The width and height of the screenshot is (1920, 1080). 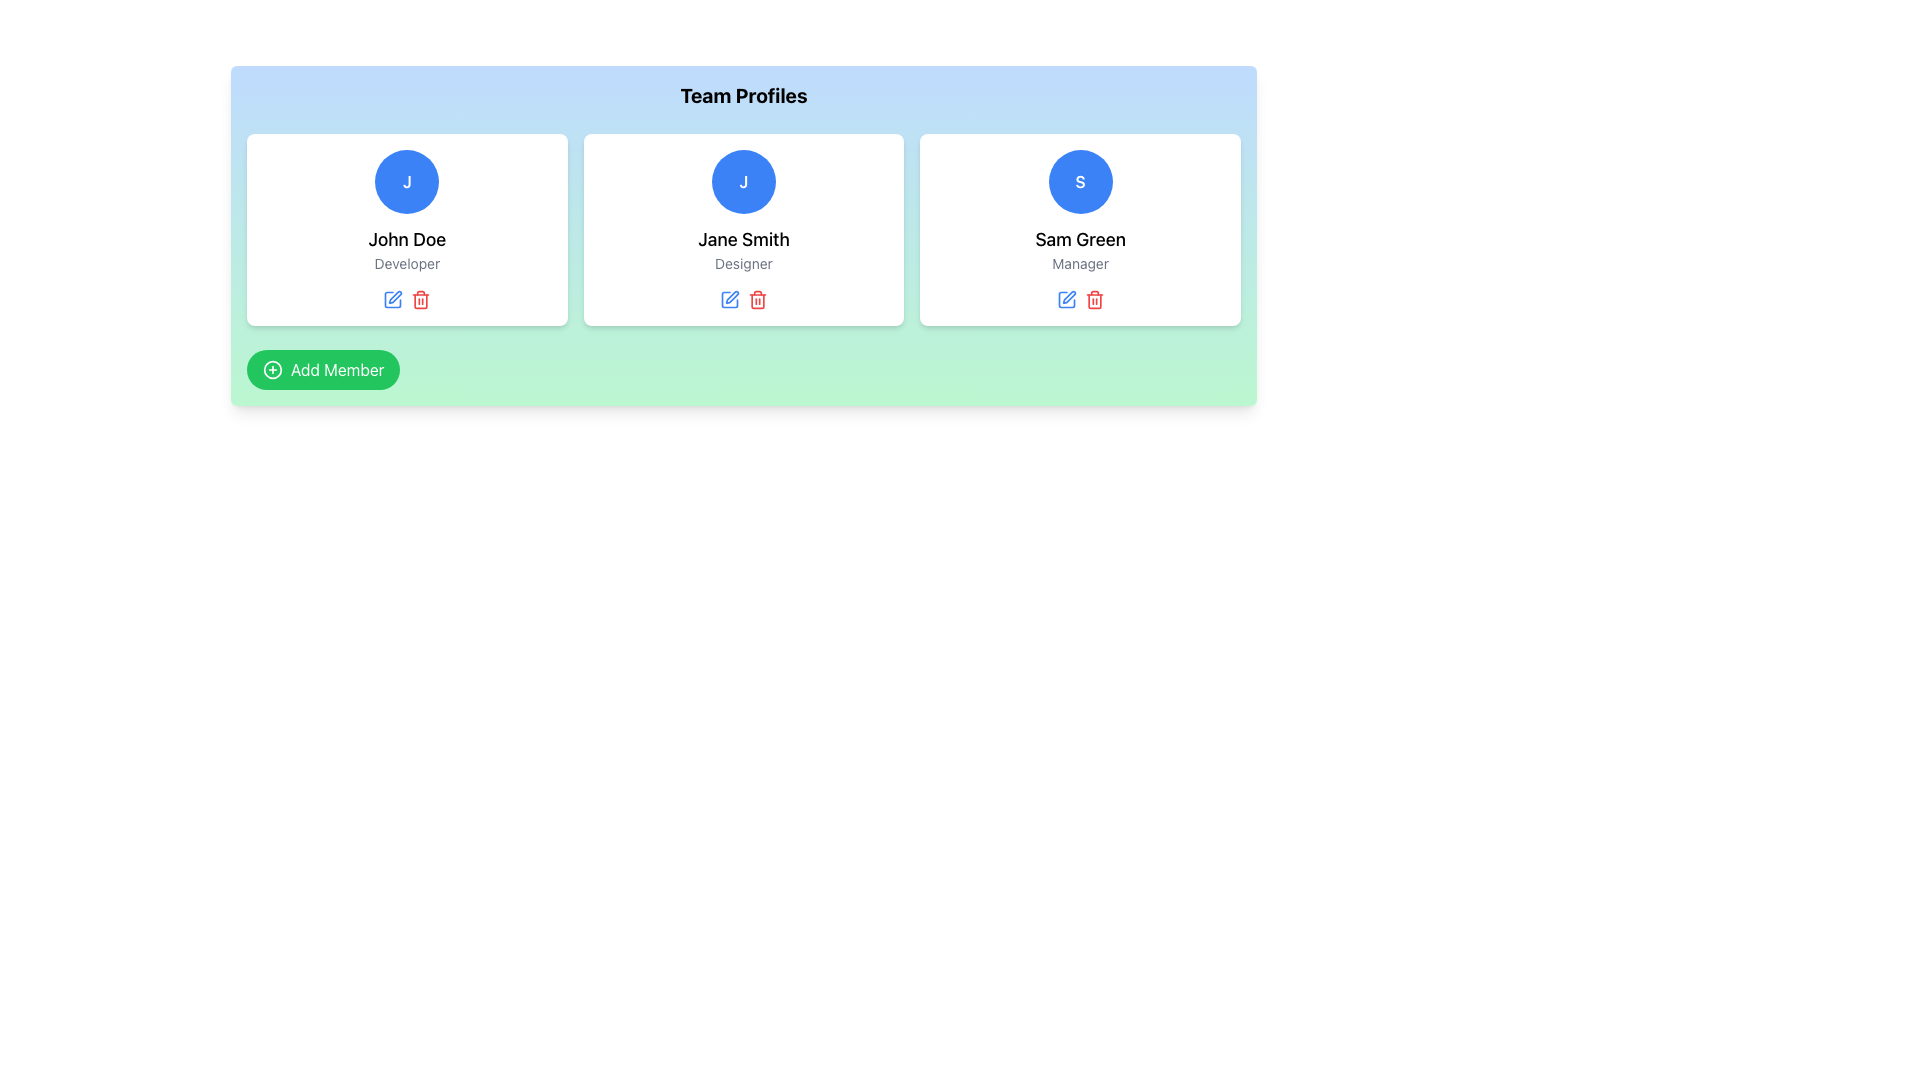 I want to click on the blue pen icon located below the label 'Sam Green' in the 'Team Profiles' section to trigger the hover effect, so click(x=1065, y=300).